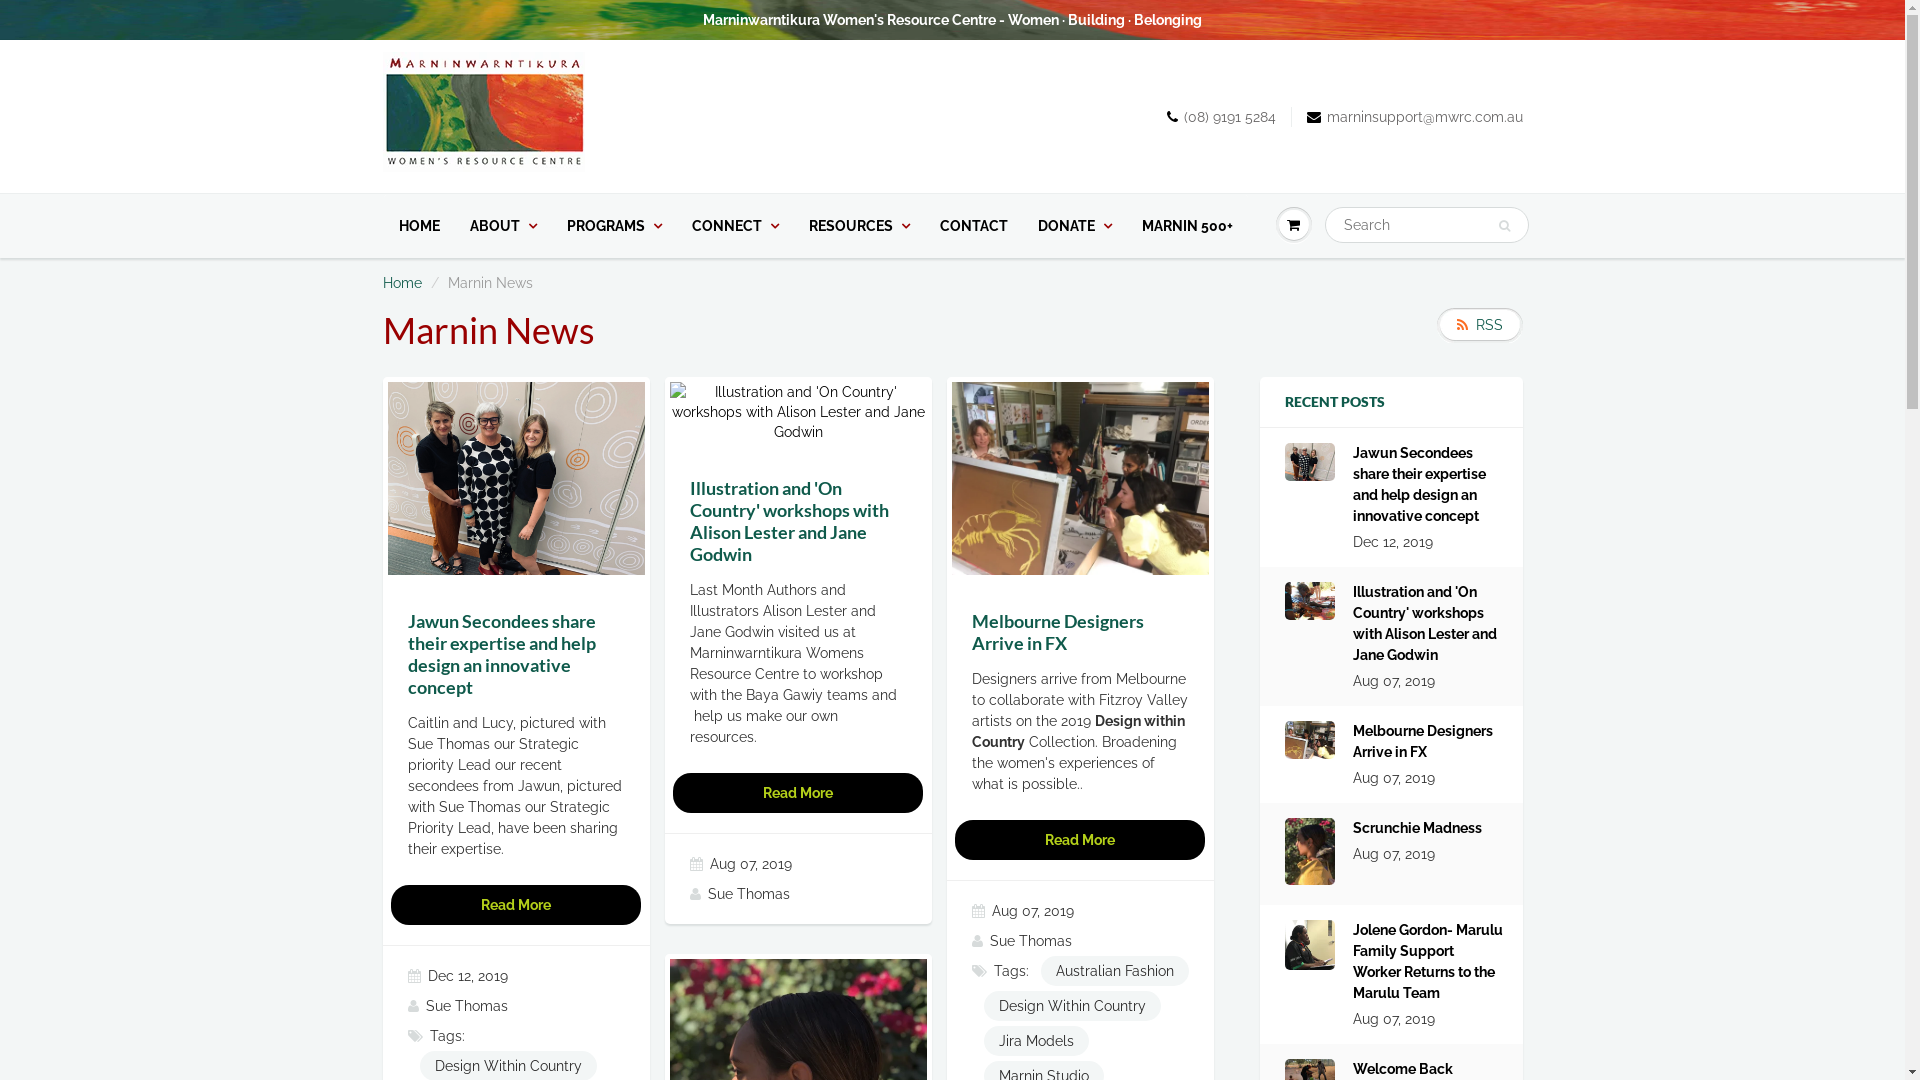  Describe the element at coordinates (1413, 116) in the screenshot. I see `'marninsupport@mwrc.com.au'` at that location.